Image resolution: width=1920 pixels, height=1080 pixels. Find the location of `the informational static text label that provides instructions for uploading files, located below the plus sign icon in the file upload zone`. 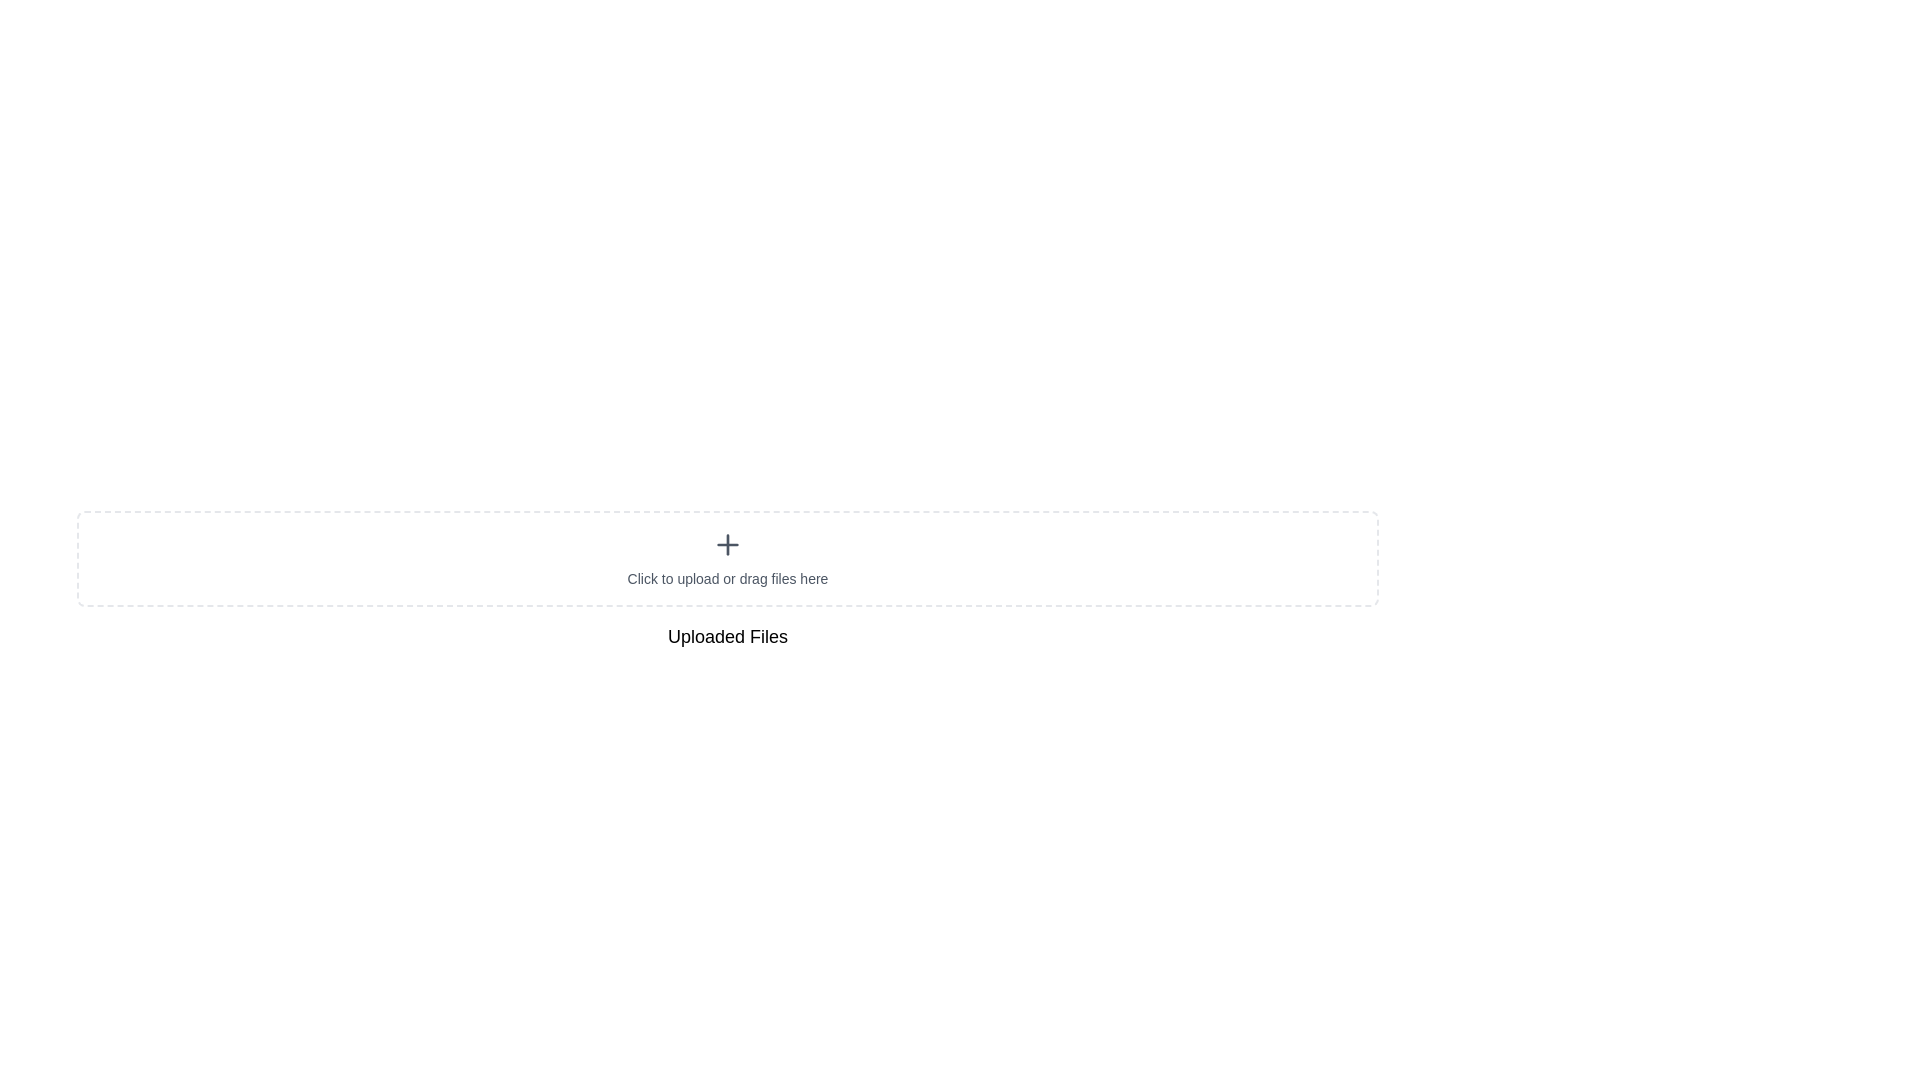

the informational static text label that provides instructions for uploading files, located below the plus sign icon in the file upload zone is located at coordinates (727, 578).